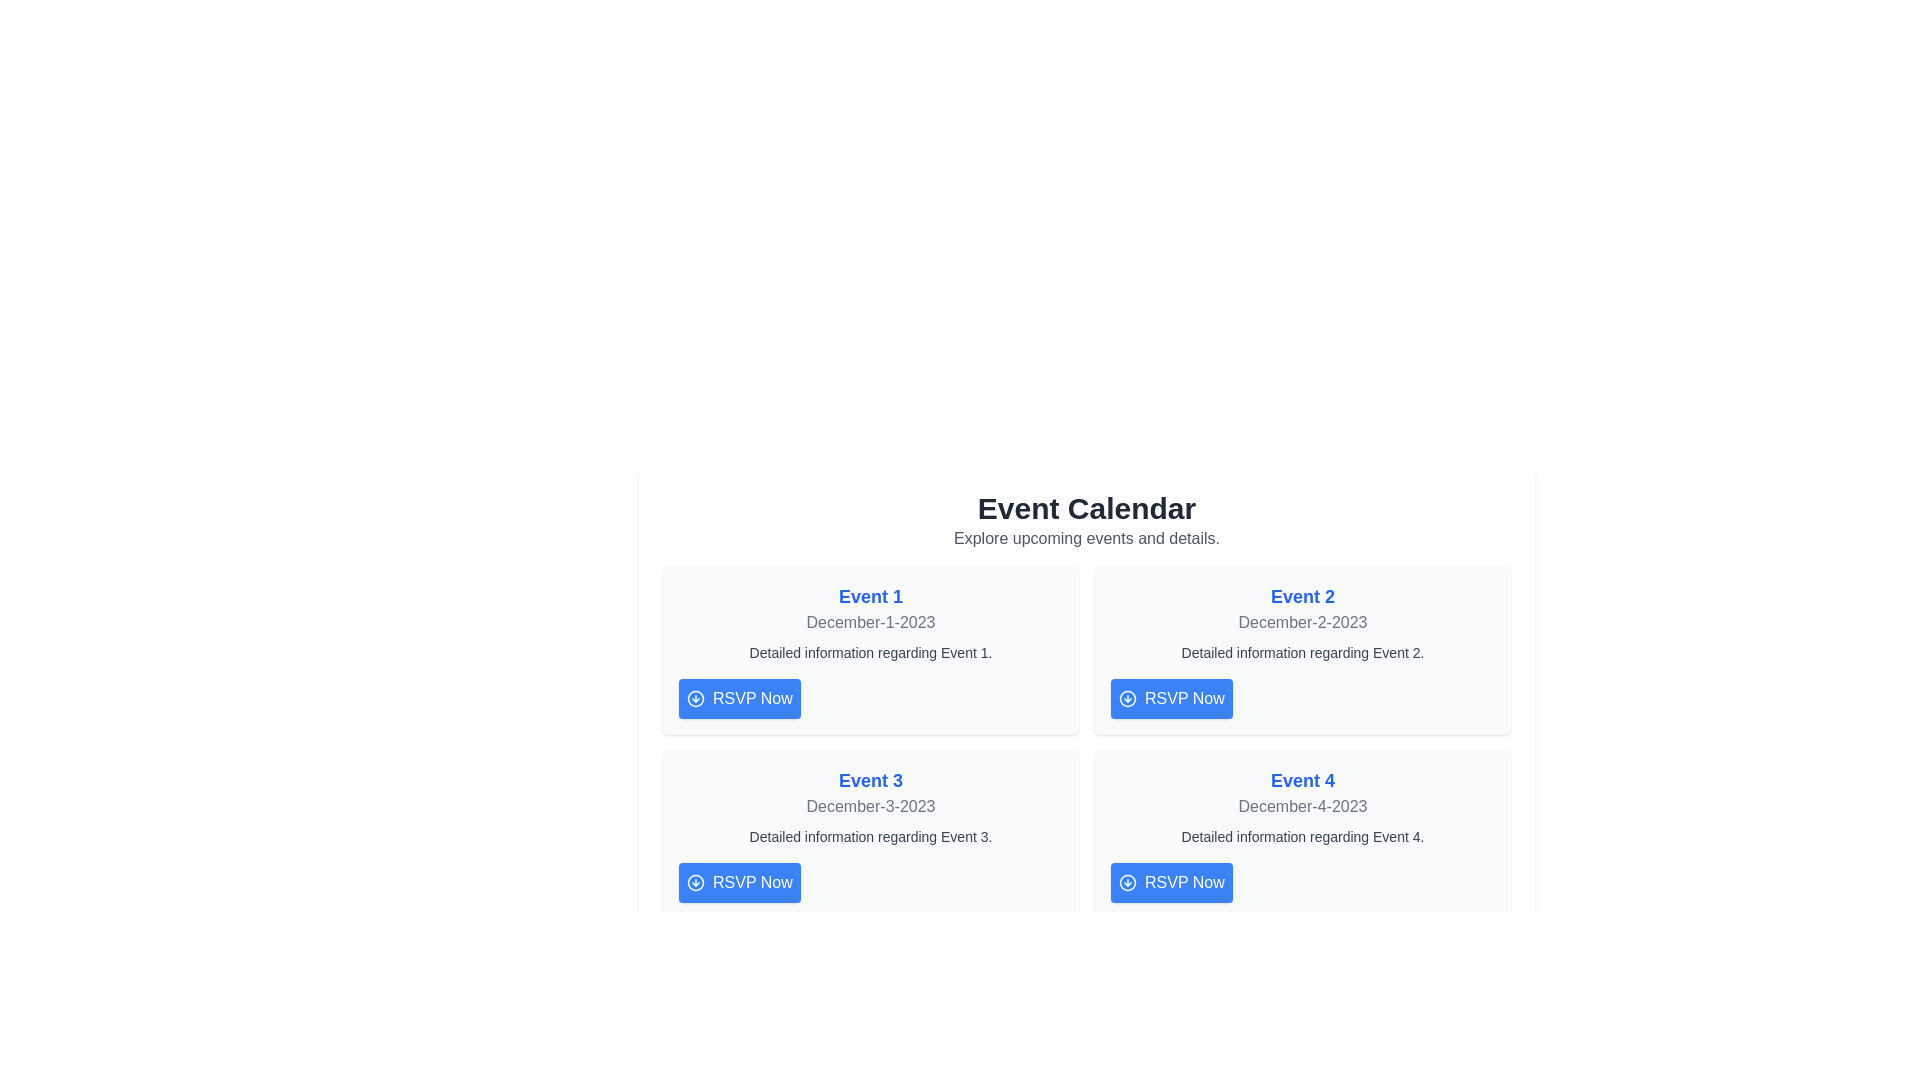 The width and height of the screenshot is (1920, 1080). Describe the element at coordinates (1302, 652) in the screenshot. I see `the static text paragraph that provides additional details about the event described in the card, positioned below the event title and date, and above the RSVP button` at that location.